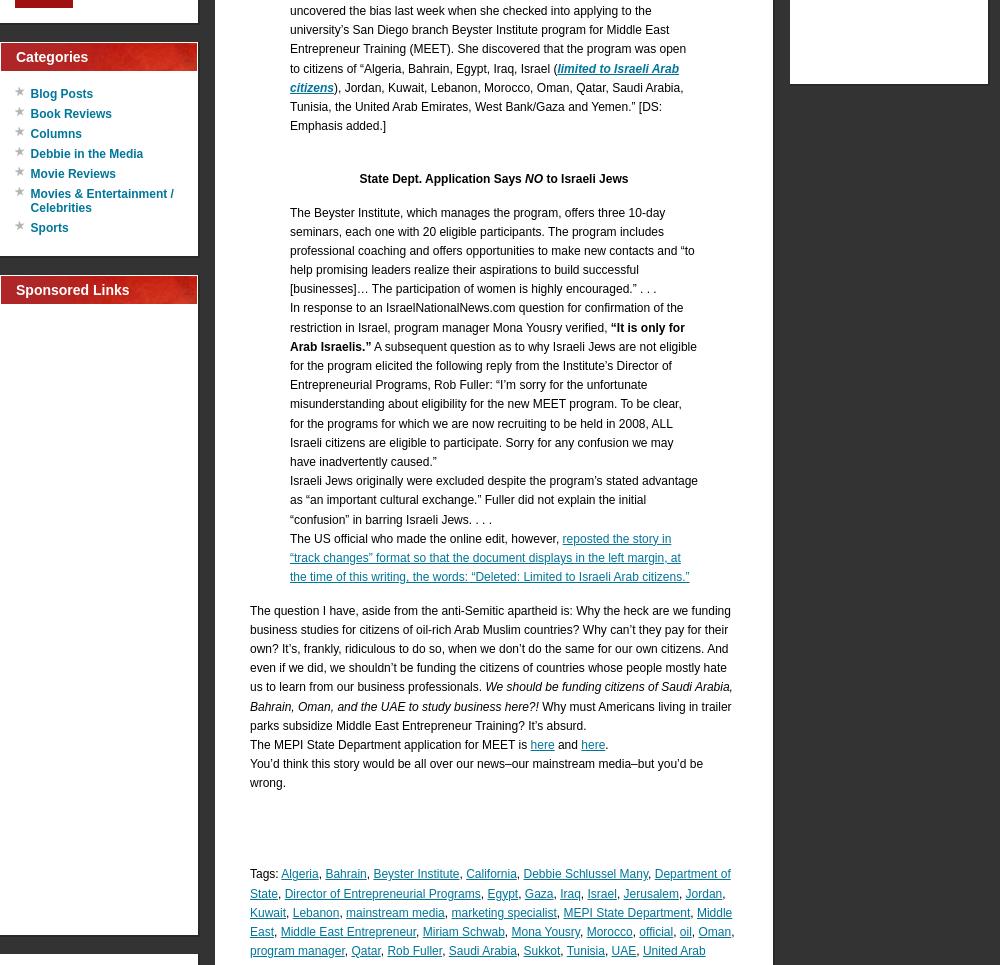 Image resolution: width=1000 pixels, height=965 pixels. Describe the element at coordinates (483, 76) in the screenshot. I see `'limited to Israeli Arab citizens'` at that location.